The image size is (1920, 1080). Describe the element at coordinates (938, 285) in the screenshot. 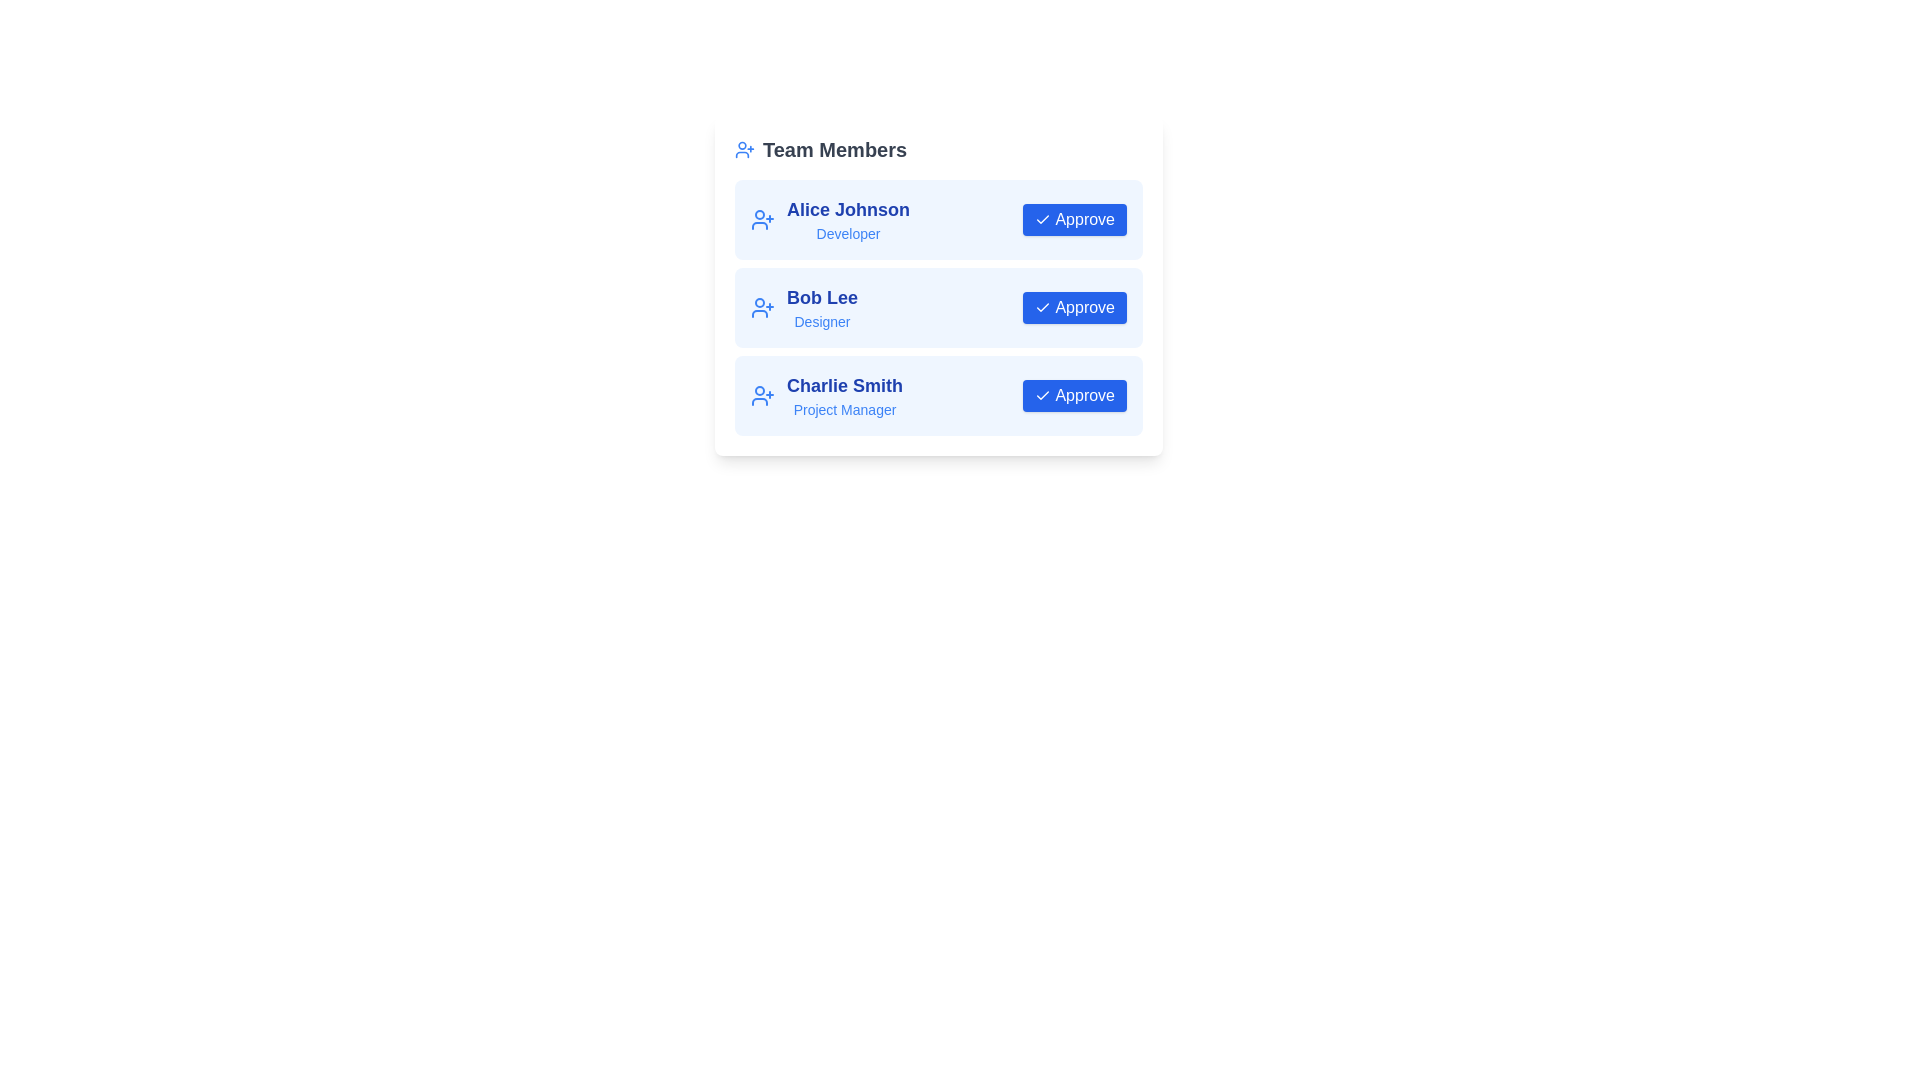

I see `textual content of the second team member entry in the list, which includes their name and role, located at the center of the page` at that location.